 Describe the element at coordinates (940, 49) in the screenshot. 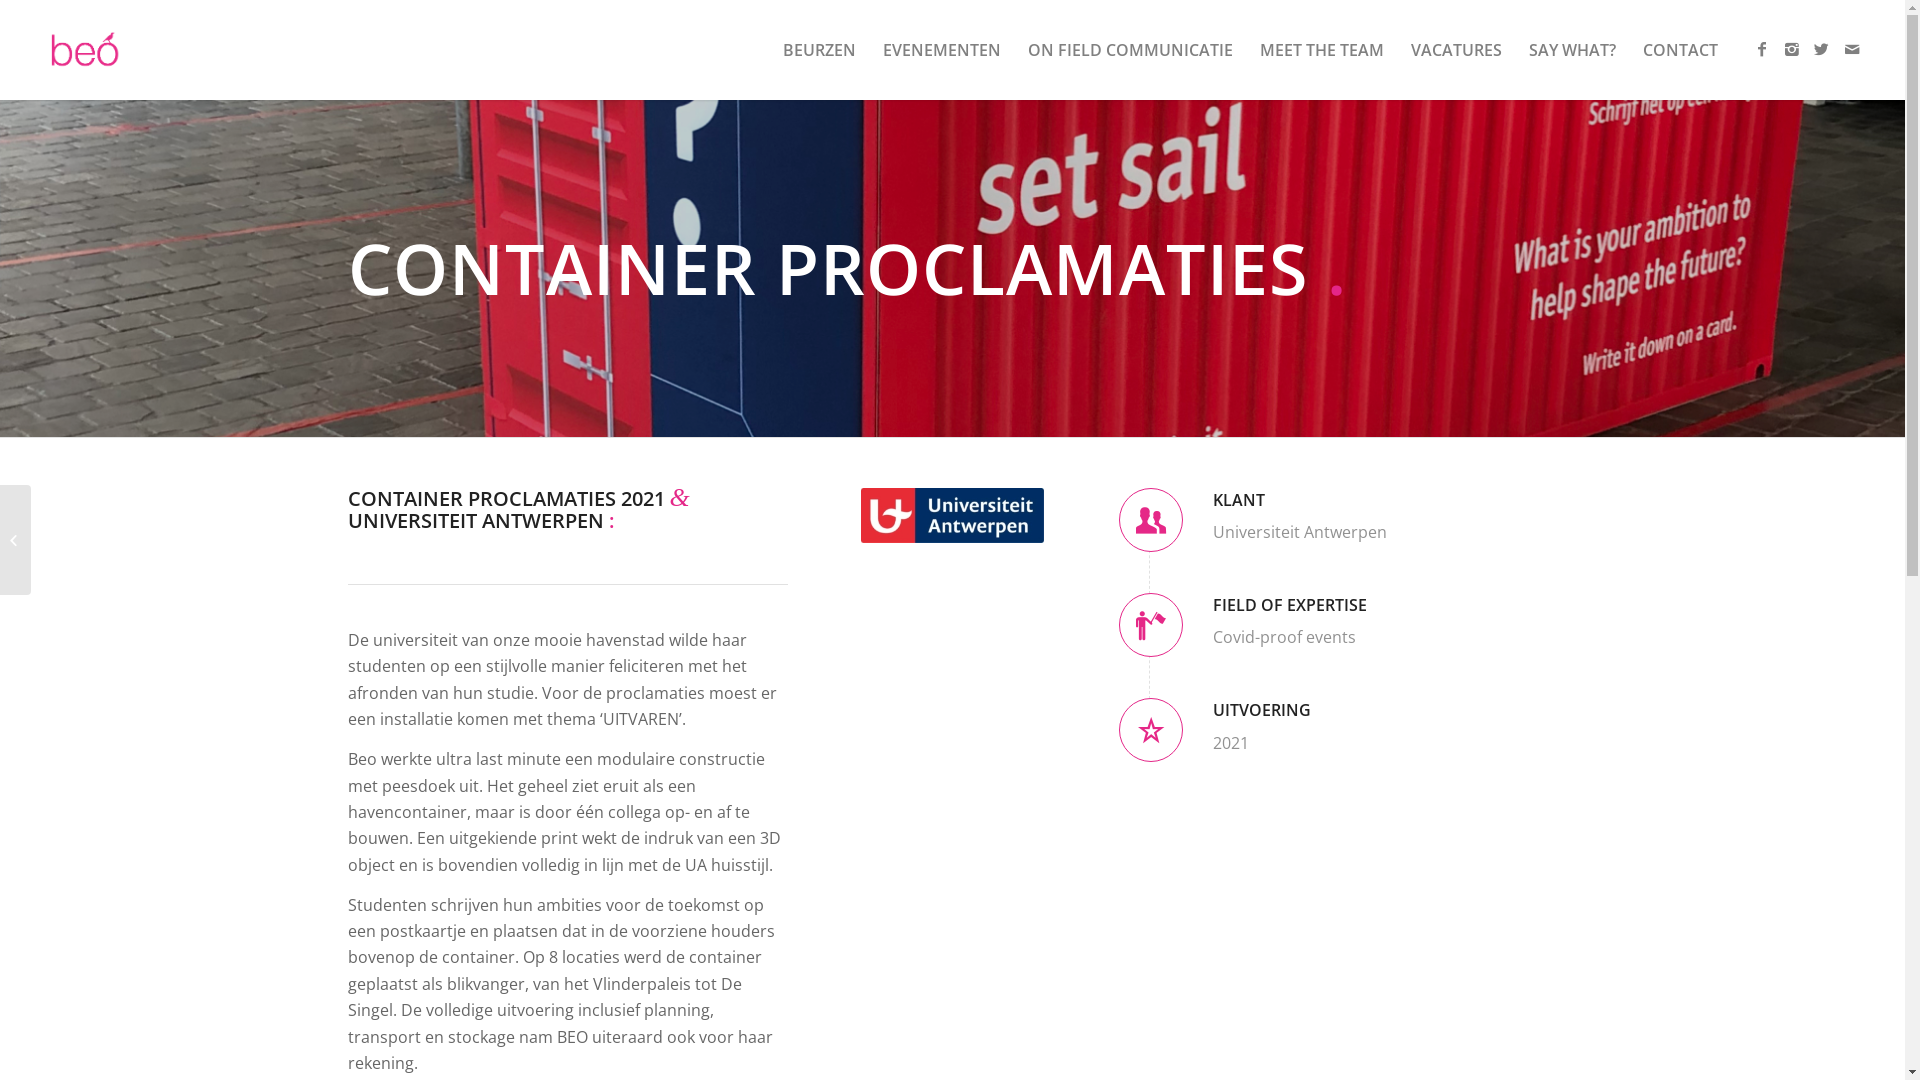

I see `'EVENEMENTEN'` at that location.